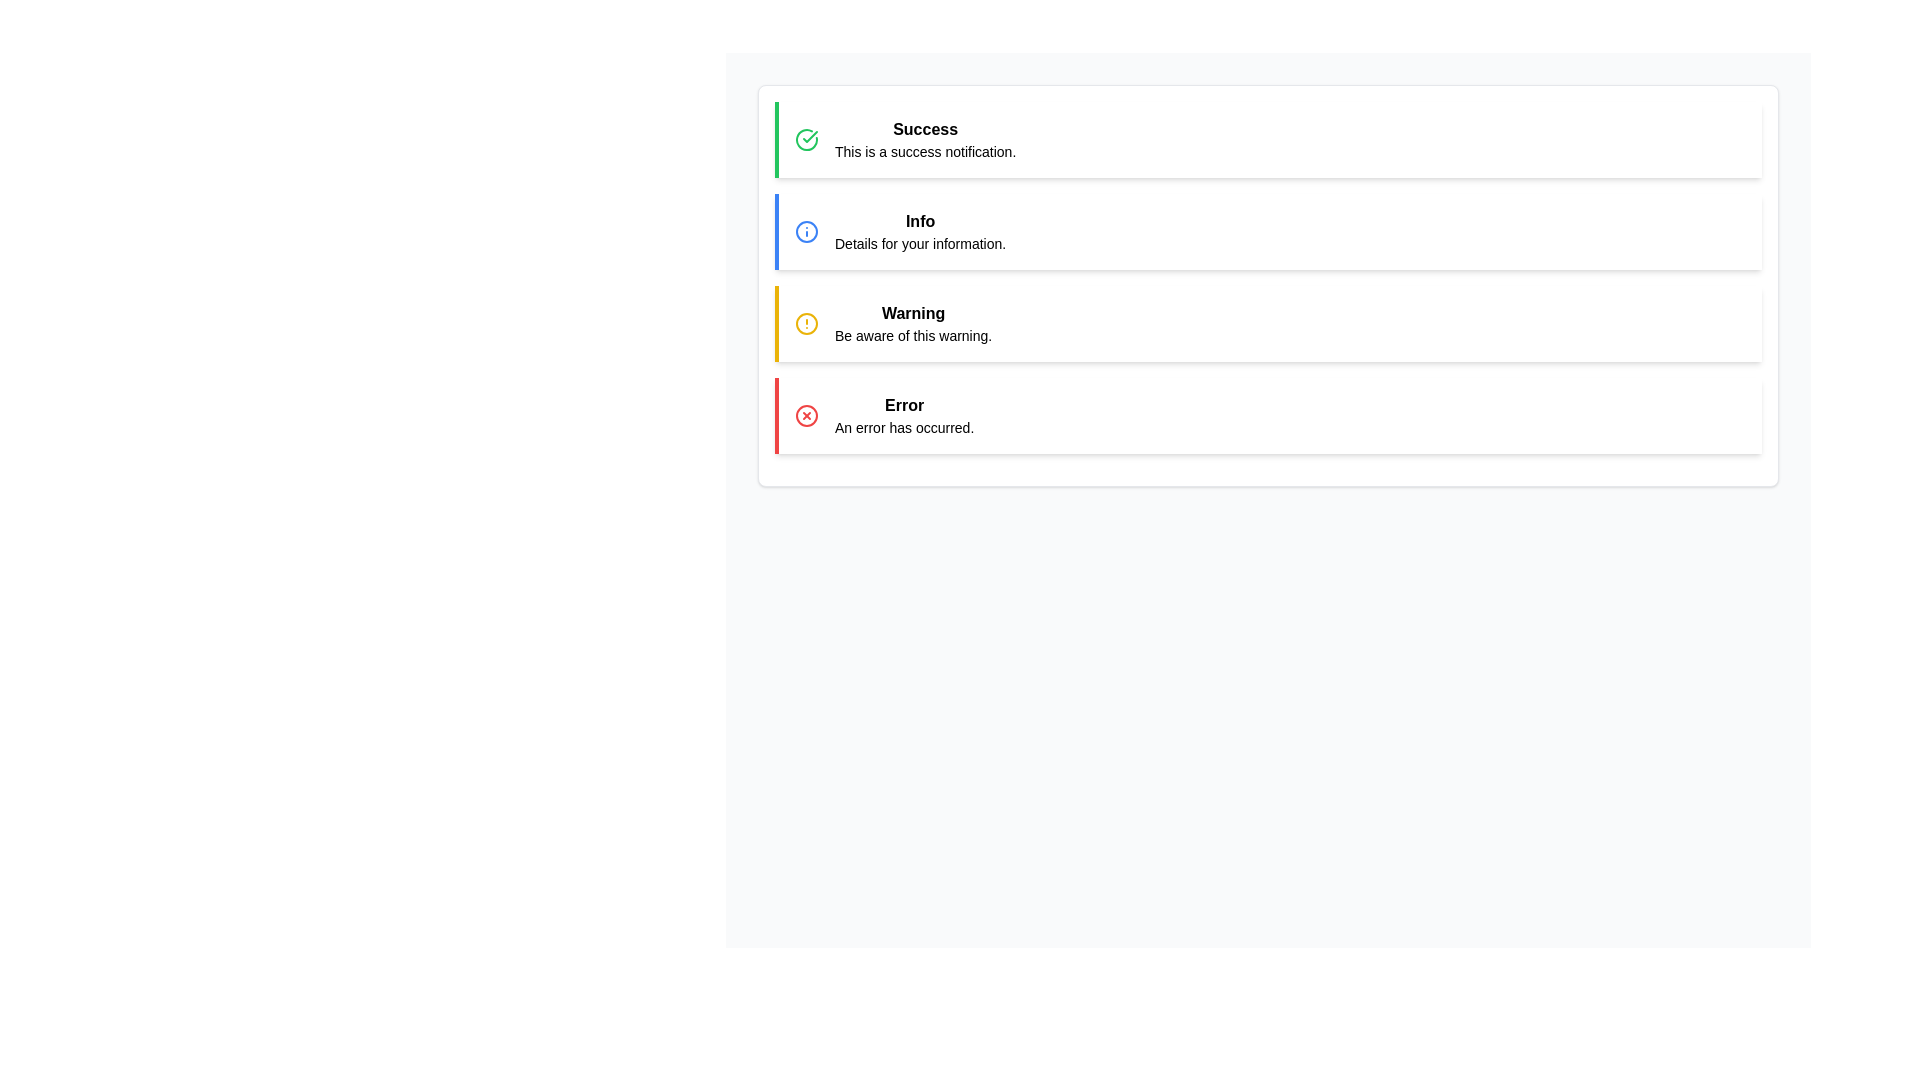  What do you see at coordinates (912, 323) in the screenshot?
I see `text from the warning notification box, which displays 'Warning' in bold and 'Be aware of this warning.' in smaller font, located between the info and error notifications` at bounding box center [912, 323].